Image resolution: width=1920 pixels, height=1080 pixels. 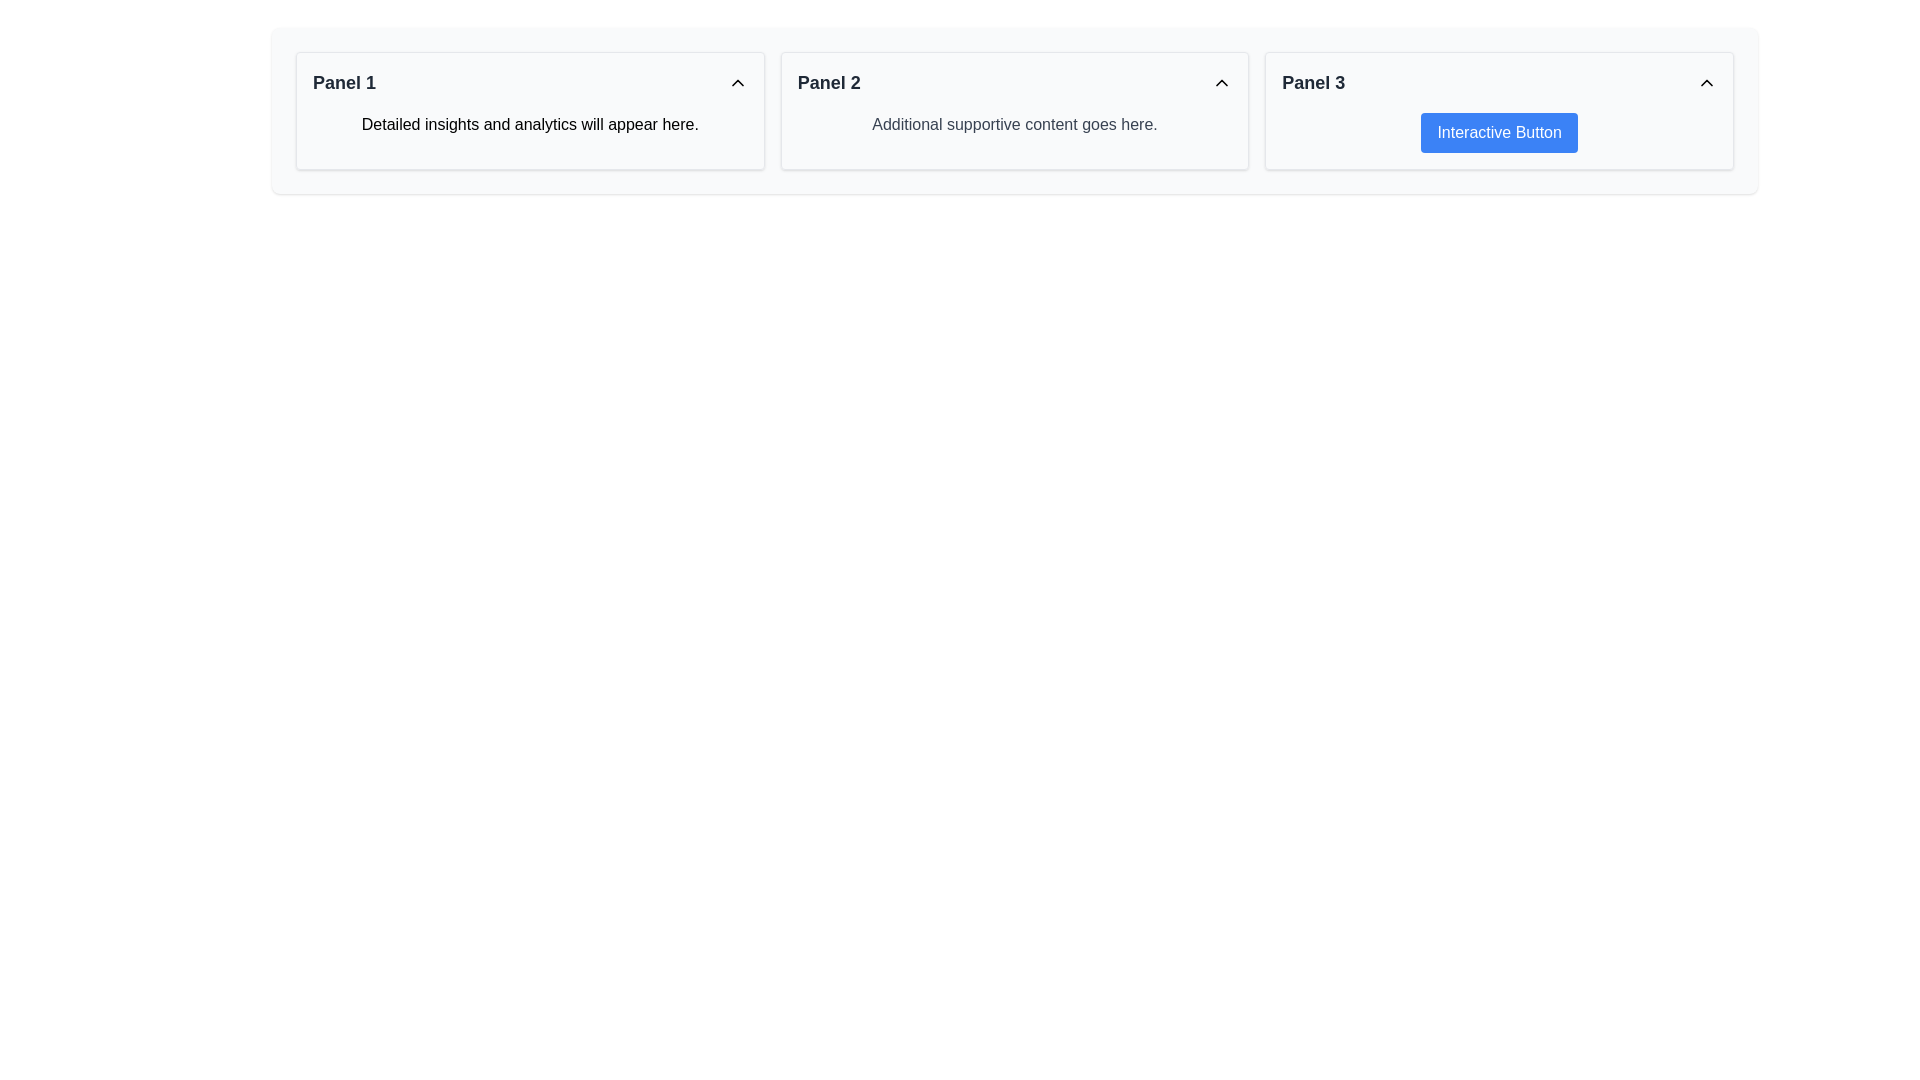 I want to click on the static text content element located in 'Panel 2', which is directly underneath the panel title, so click(x=1014, y=124).